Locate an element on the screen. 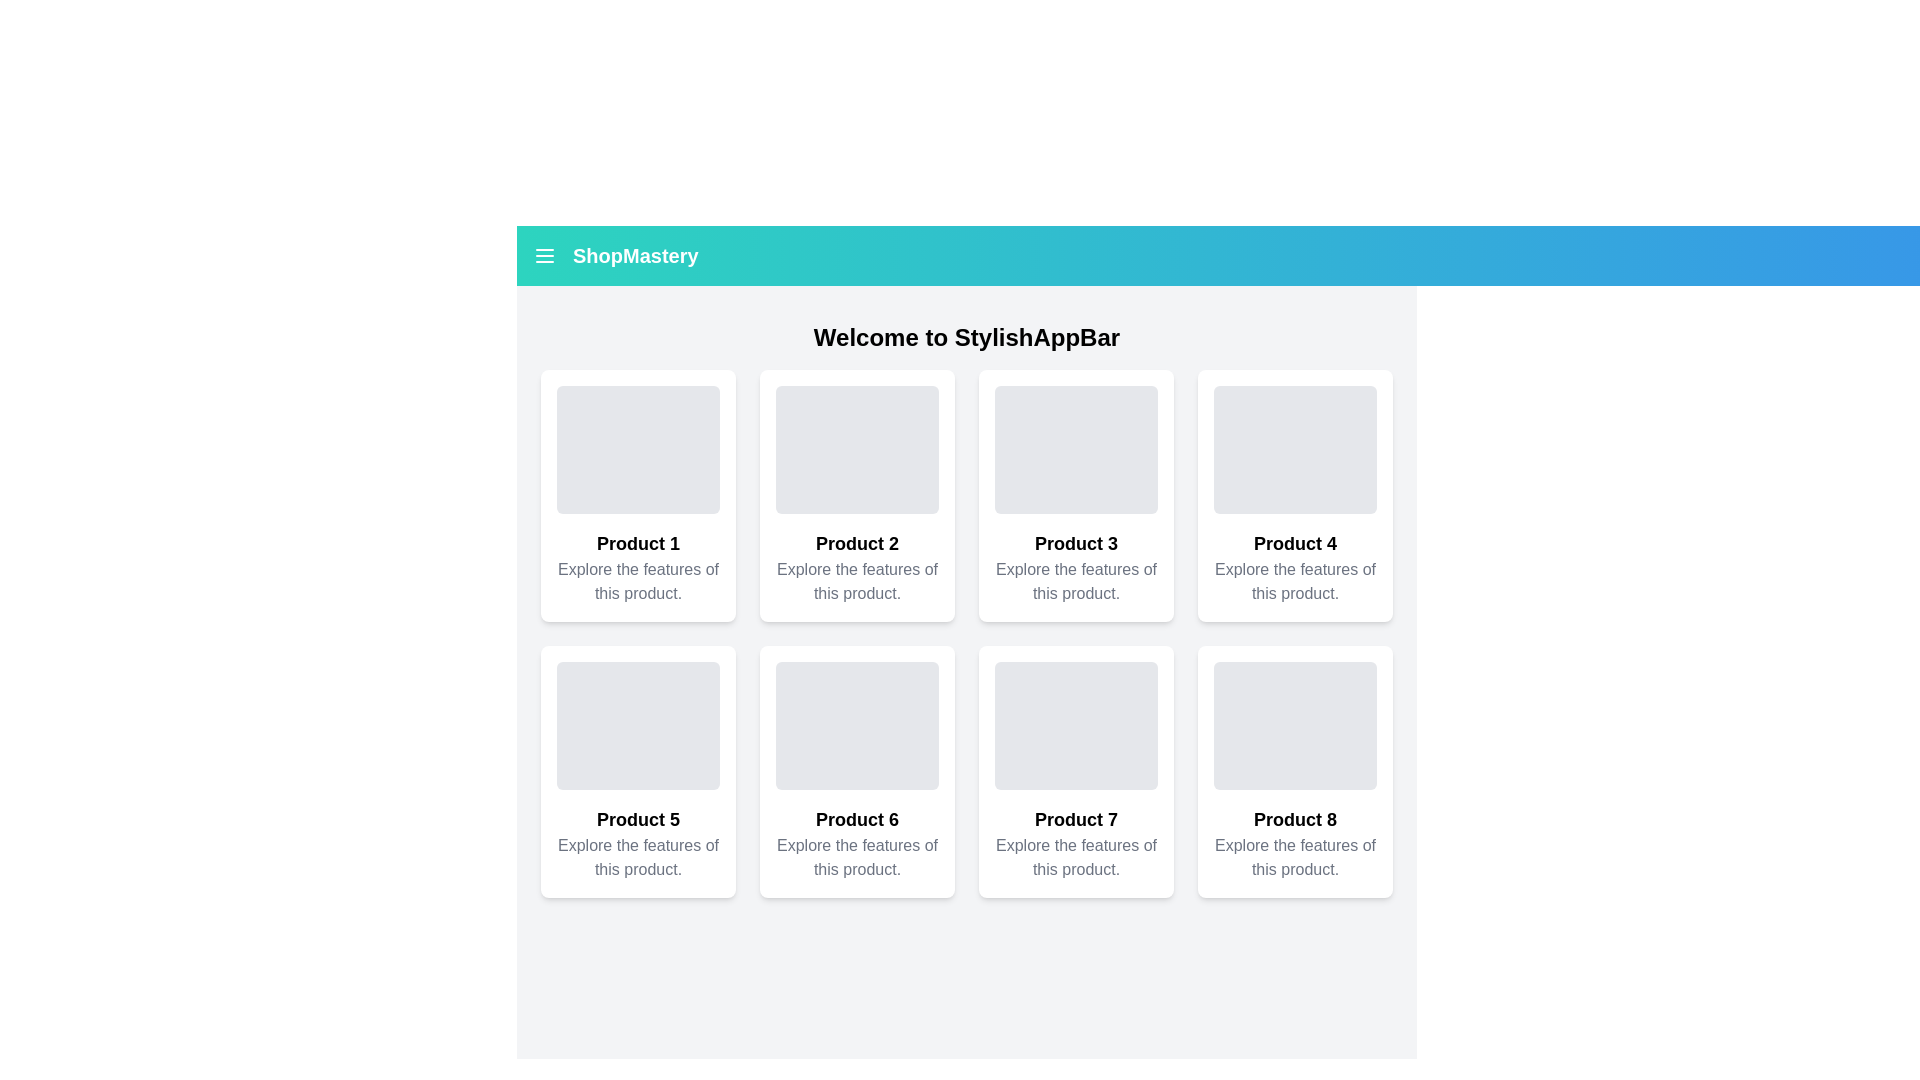 This screenshot has height=1080, width=1920. text element that says 'Explore the features of this product.' located in the second card beneath the heading 'Product 2' is located at coordinates (857, 582).